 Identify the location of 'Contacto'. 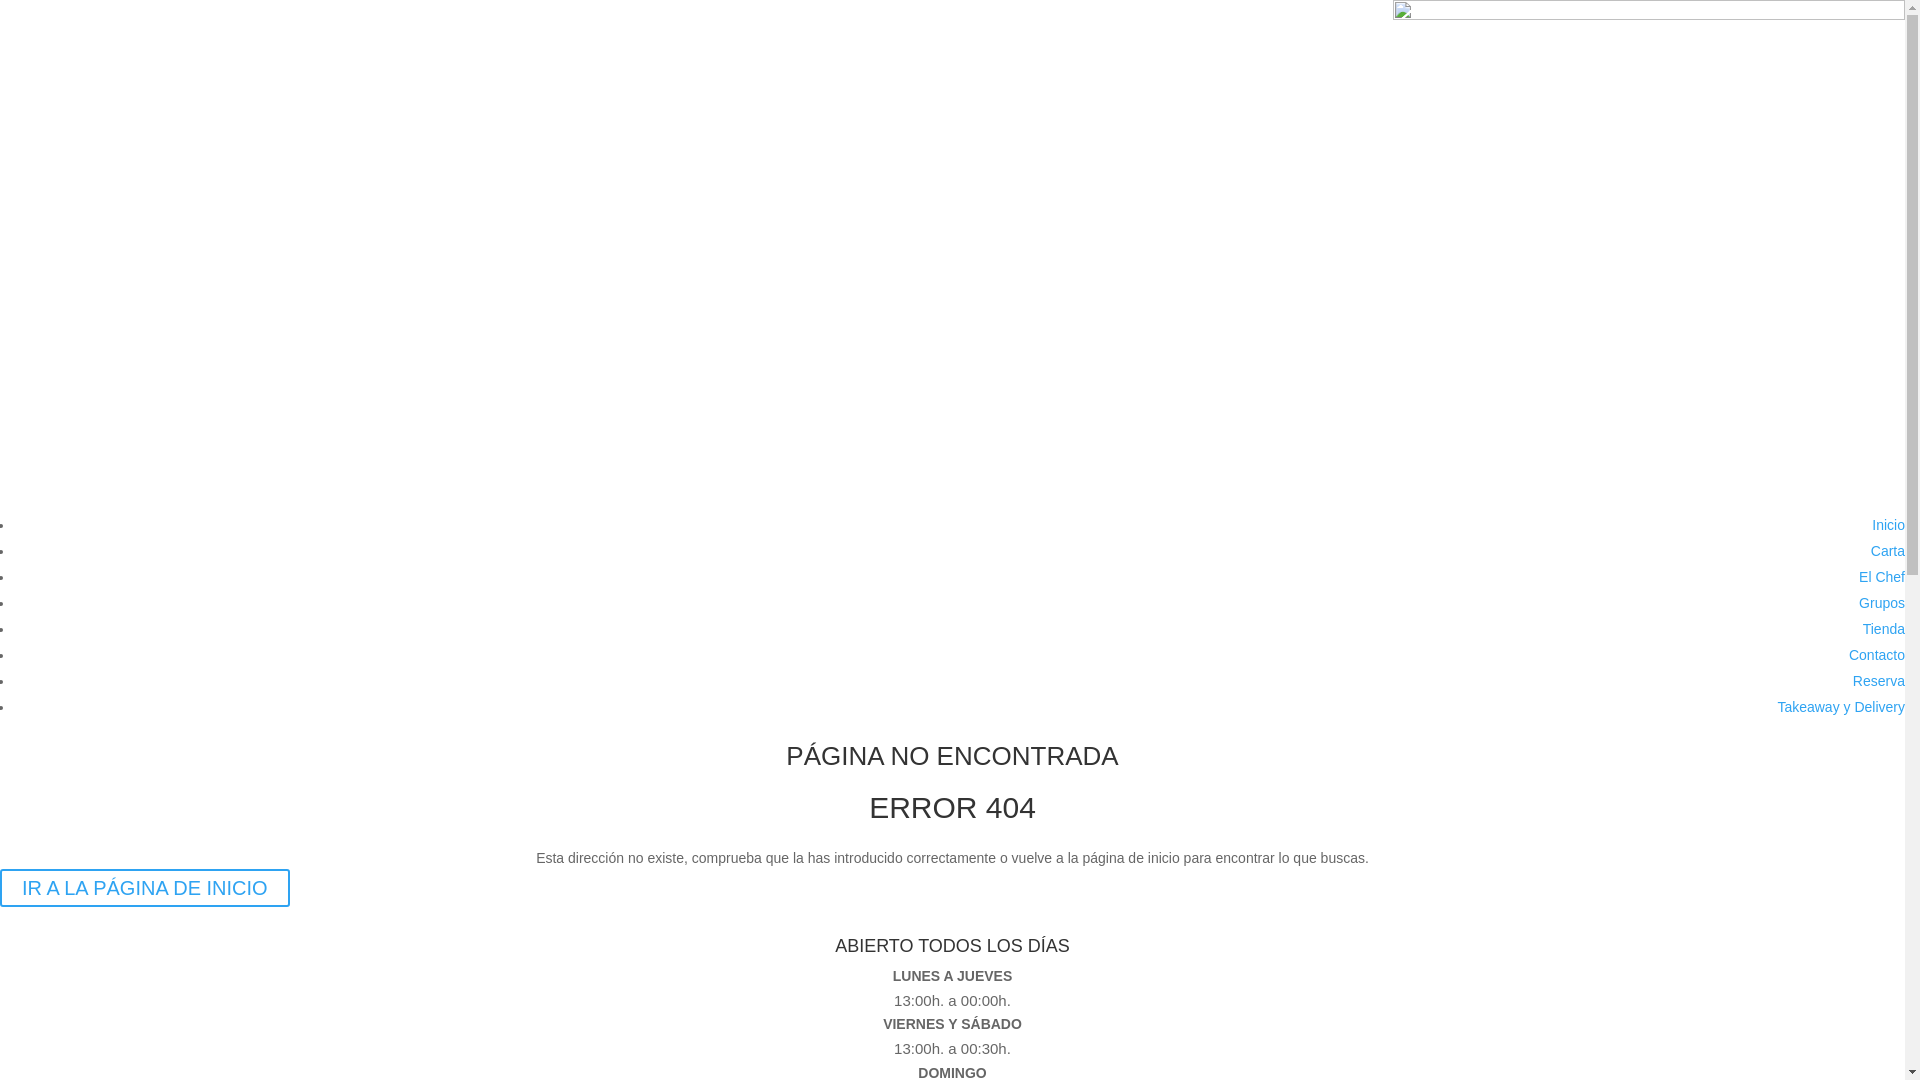
(1875, 655).